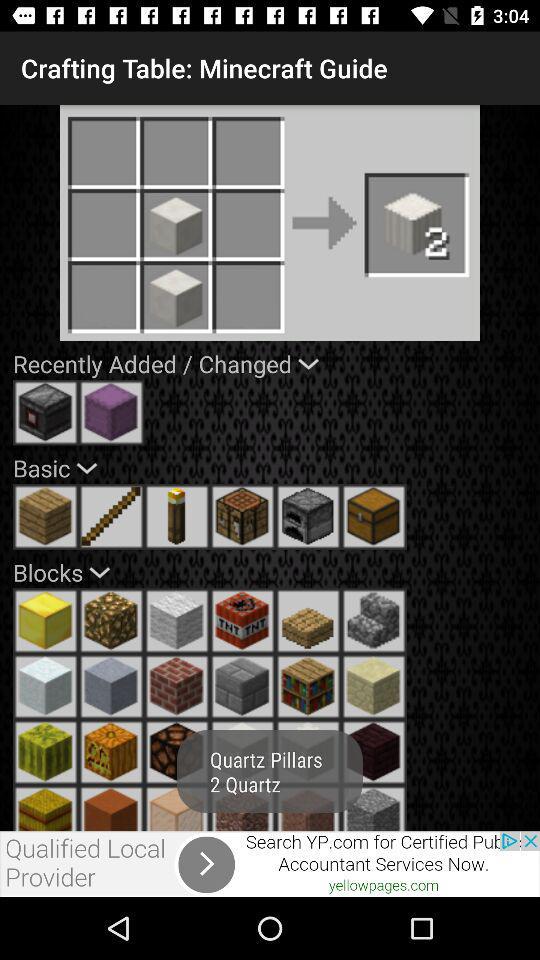 This screenshot has height=960, width=540. I want to click on block, so click(45, 620).